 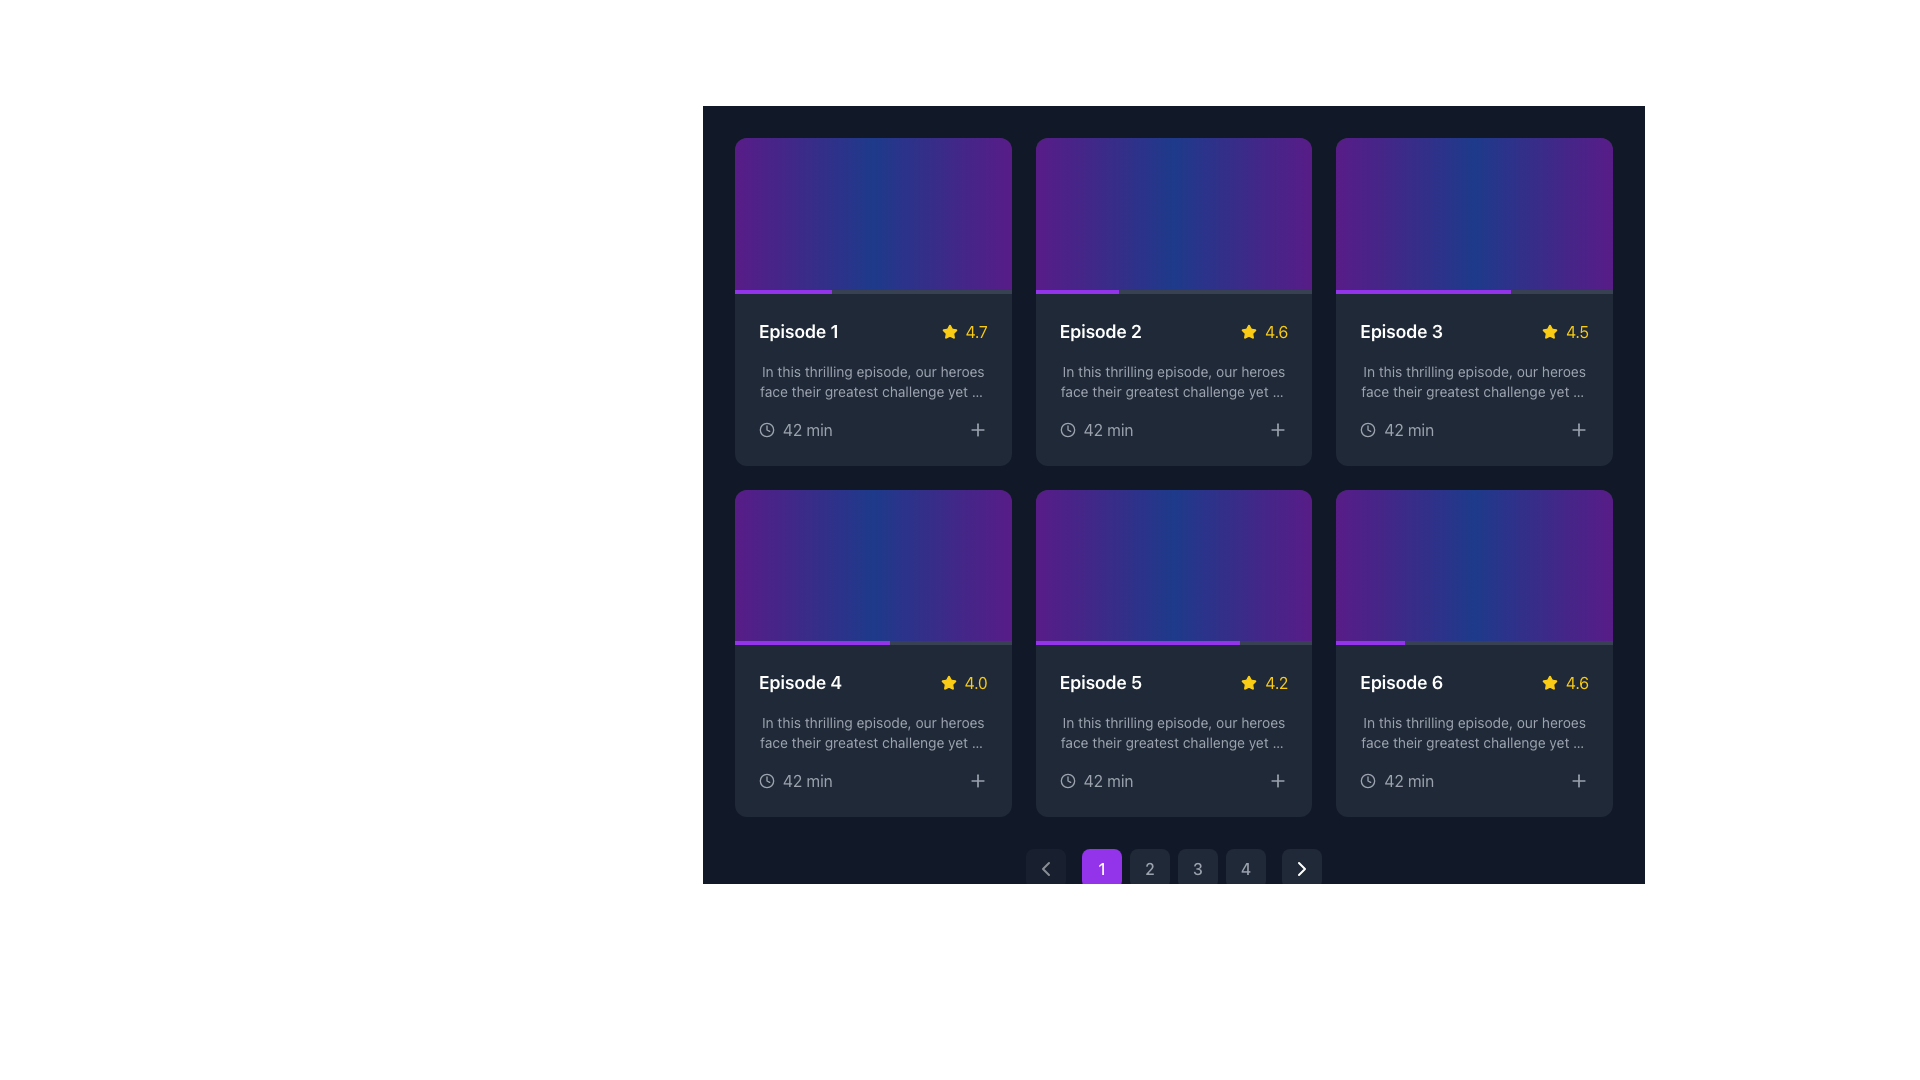 I want to click on the interactive button for adding or selecting 'Episode 1', located at the bottom-right corner near the '42 min' duration text to observe hover effects, so click(x=977, y=428).